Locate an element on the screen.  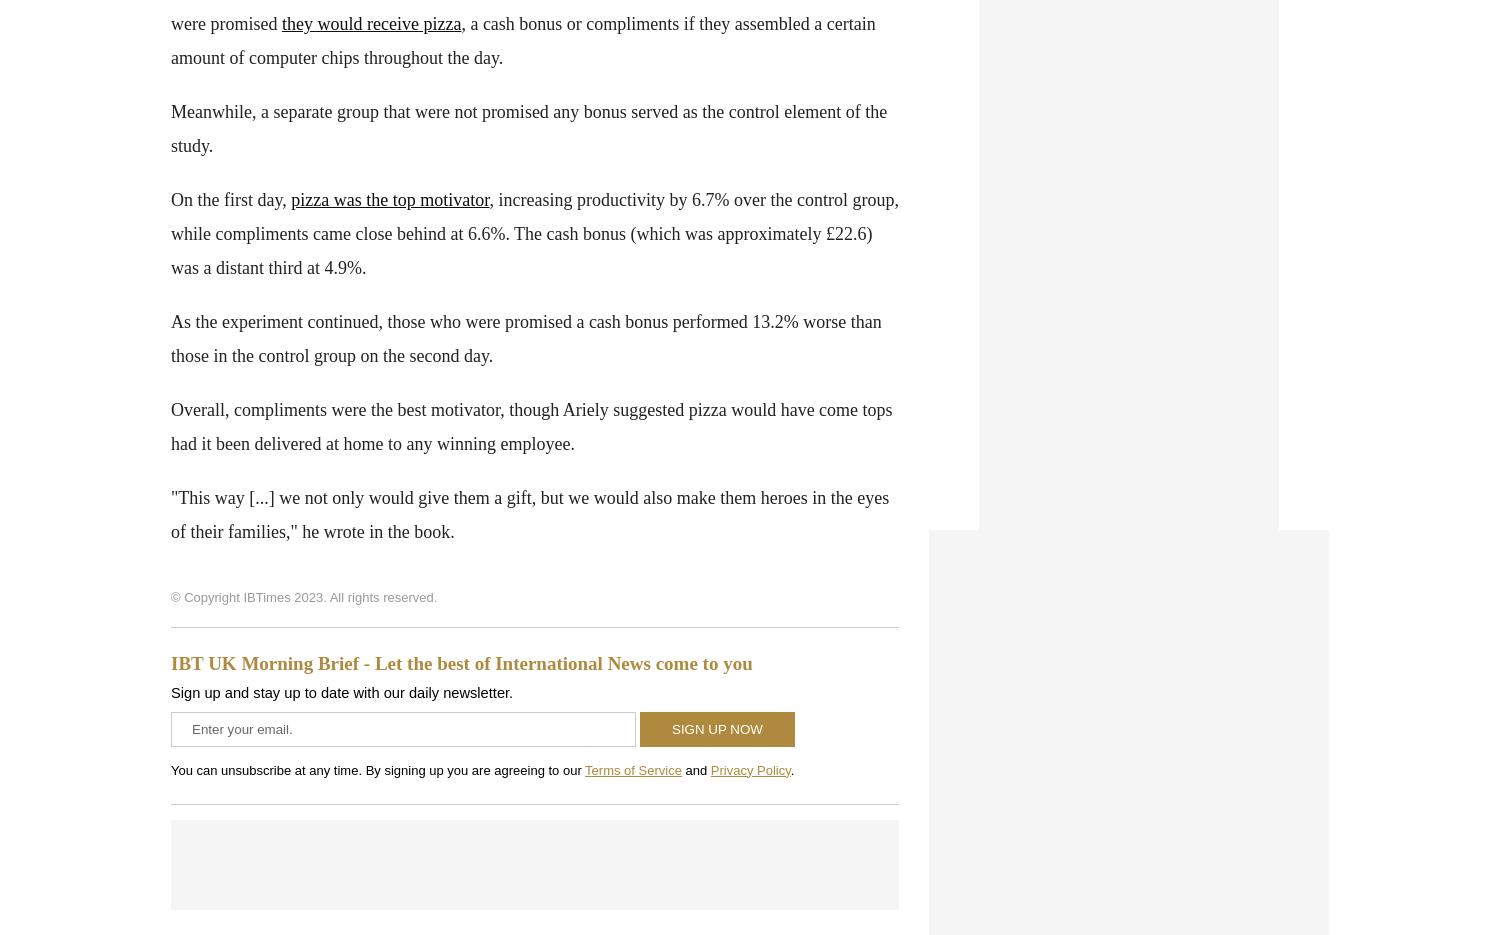
'As the experiment continued, those who were promised a cash bonus performed 13.2% worse than those in the control group on the second day.' is located at coordinates (526, 338).